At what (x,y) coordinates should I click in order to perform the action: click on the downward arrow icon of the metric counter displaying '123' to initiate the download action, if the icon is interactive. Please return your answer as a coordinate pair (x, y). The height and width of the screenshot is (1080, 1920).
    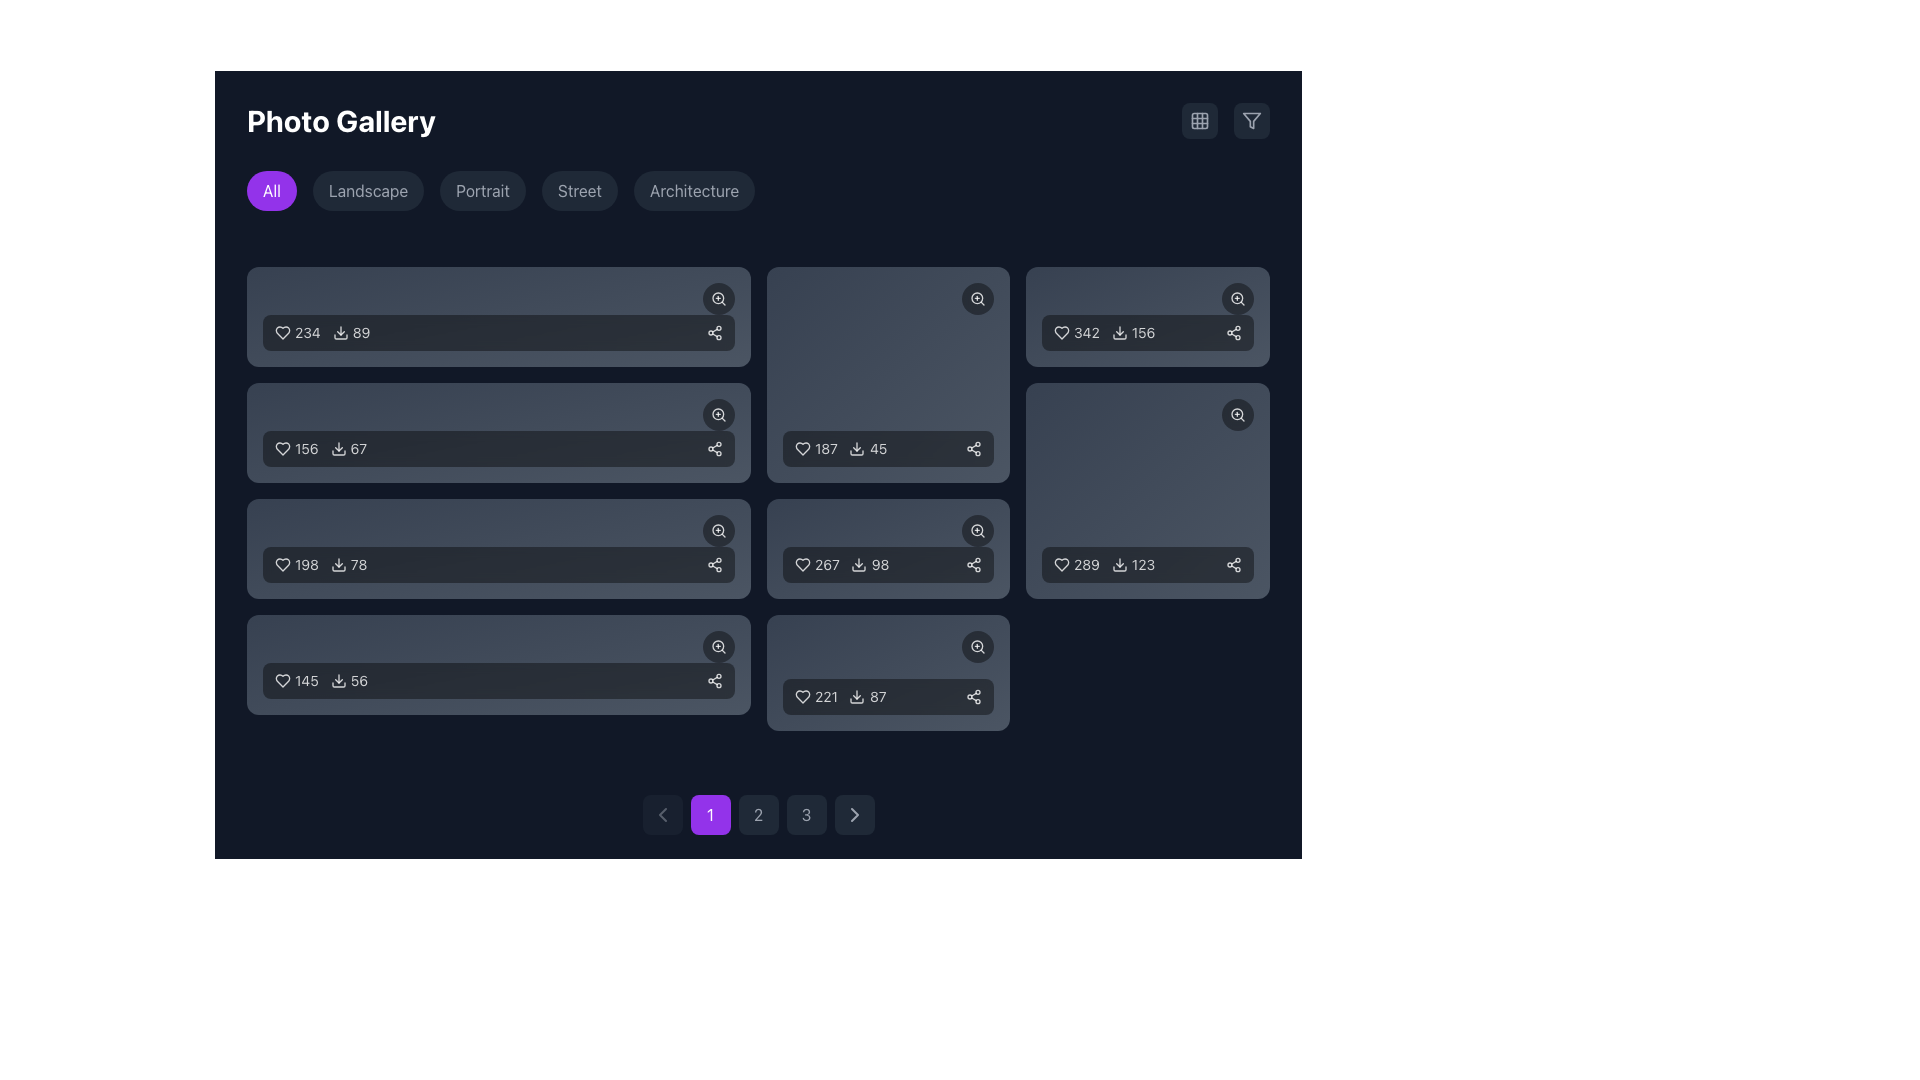
    Looking at the image, I should click on (1133, 564).